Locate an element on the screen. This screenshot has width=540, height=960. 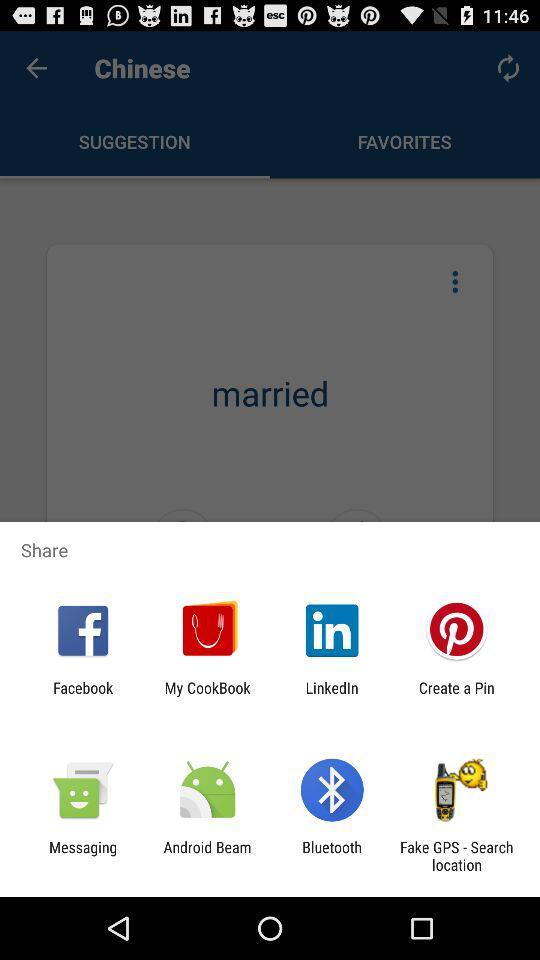
icon to the right of the facebook item is located at coordinates (206, 696).